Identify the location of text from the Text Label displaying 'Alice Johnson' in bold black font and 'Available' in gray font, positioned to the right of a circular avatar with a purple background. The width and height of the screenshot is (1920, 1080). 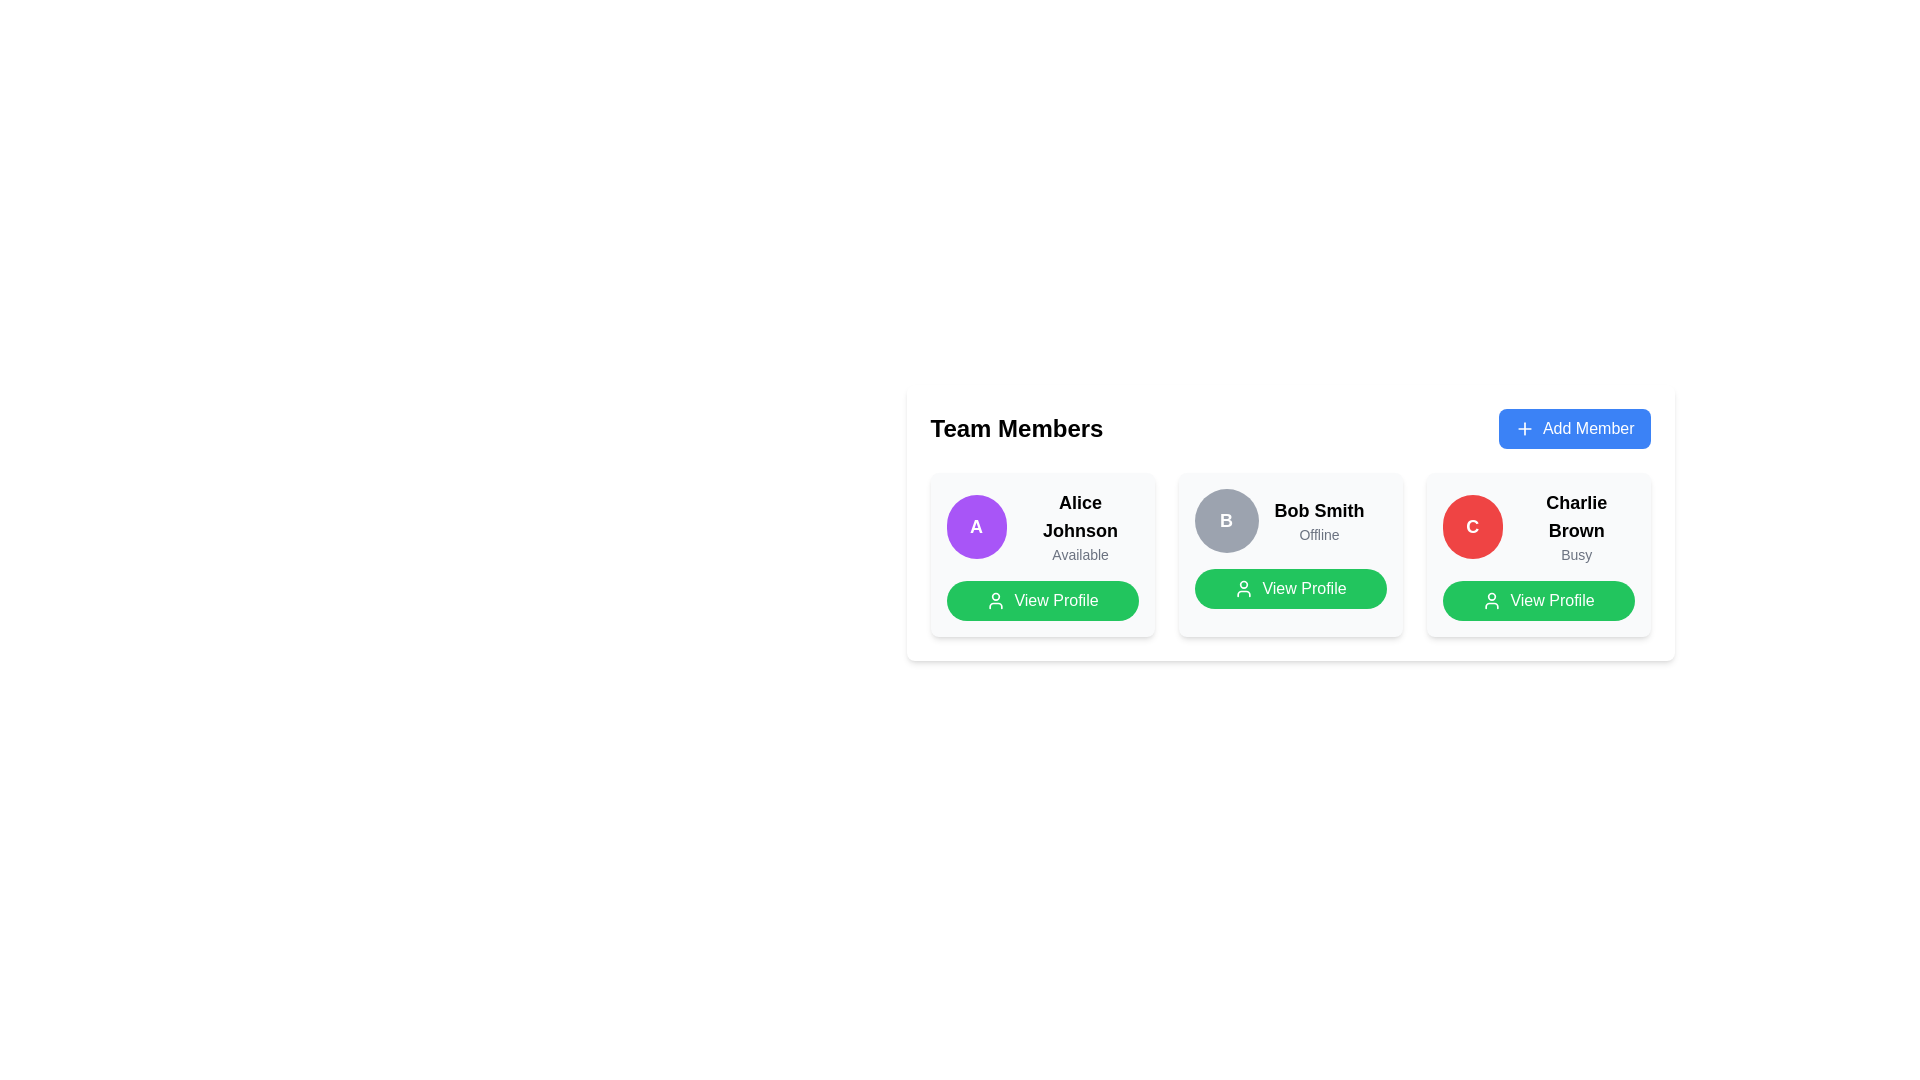
(1079, 526).